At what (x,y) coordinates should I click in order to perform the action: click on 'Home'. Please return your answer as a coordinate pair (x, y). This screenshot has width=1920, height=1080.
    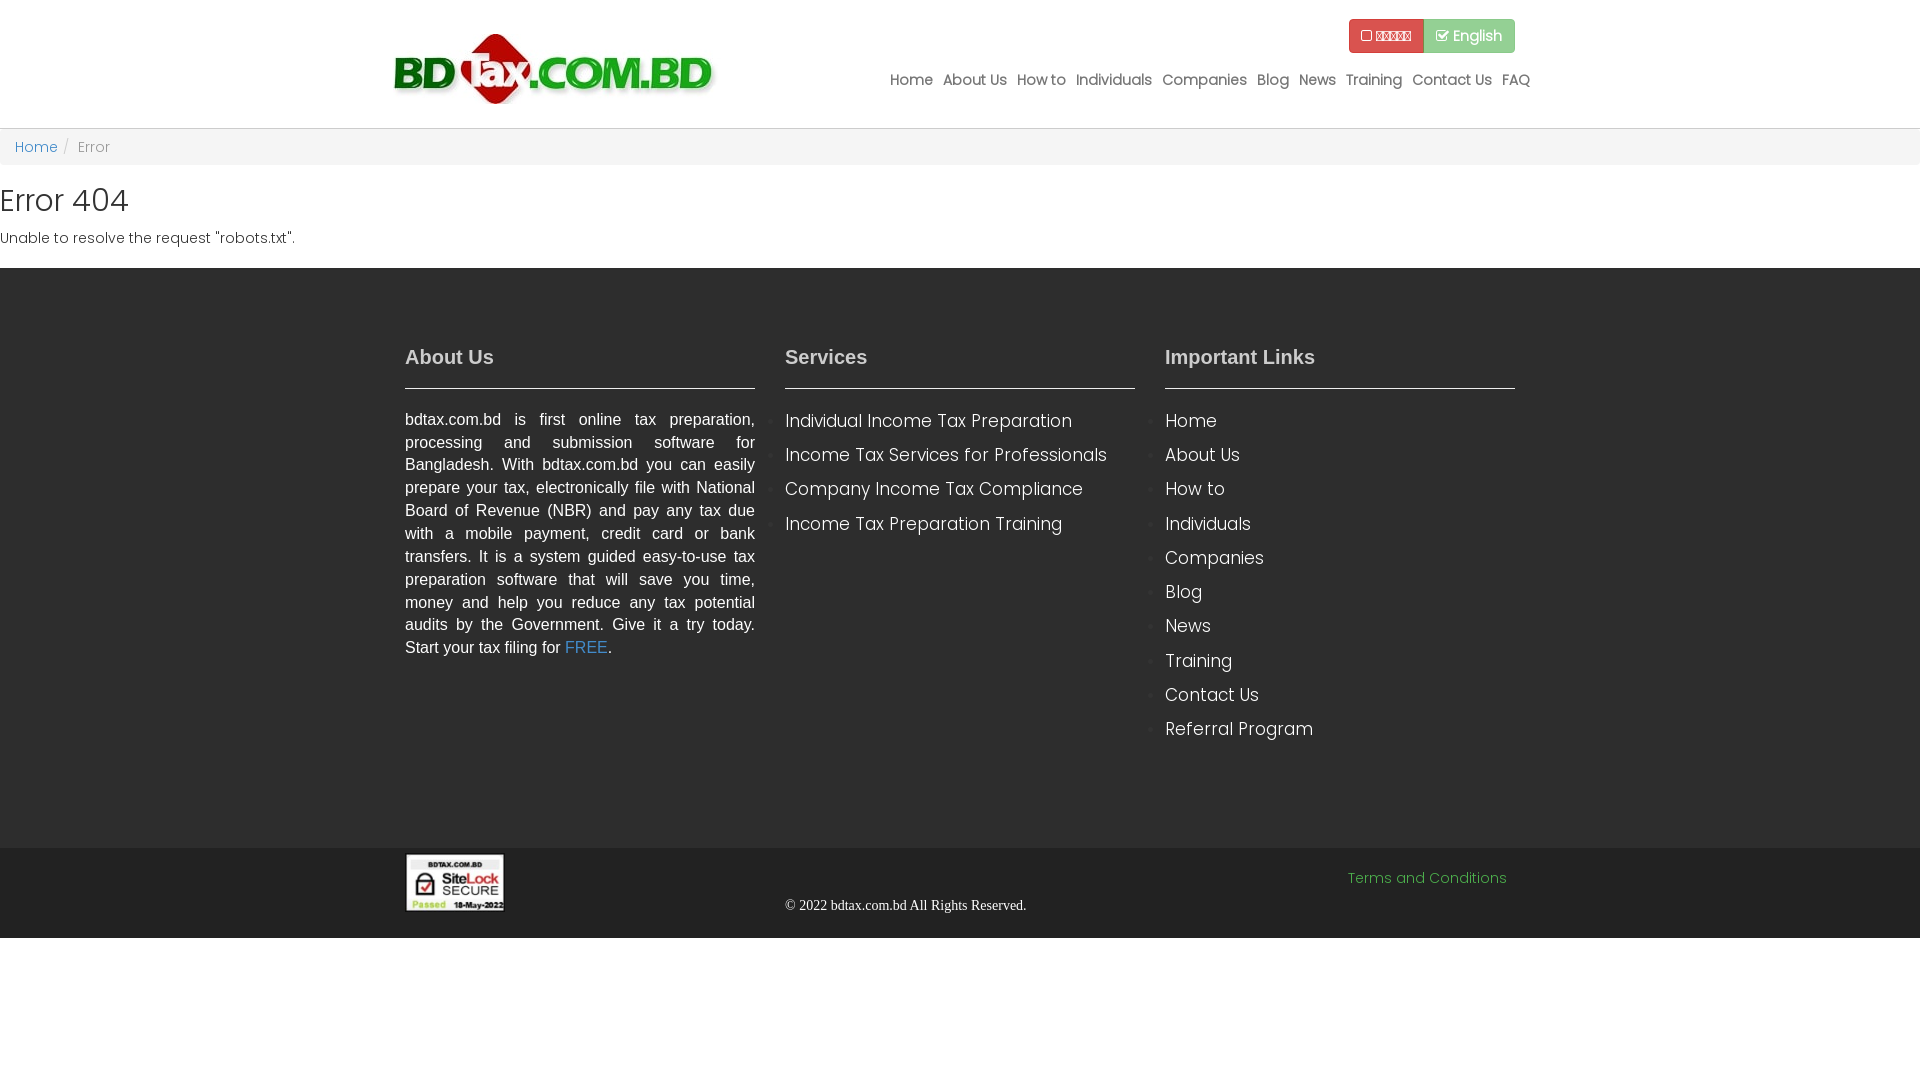
    Looking at the image, I should click on (1339, 419).